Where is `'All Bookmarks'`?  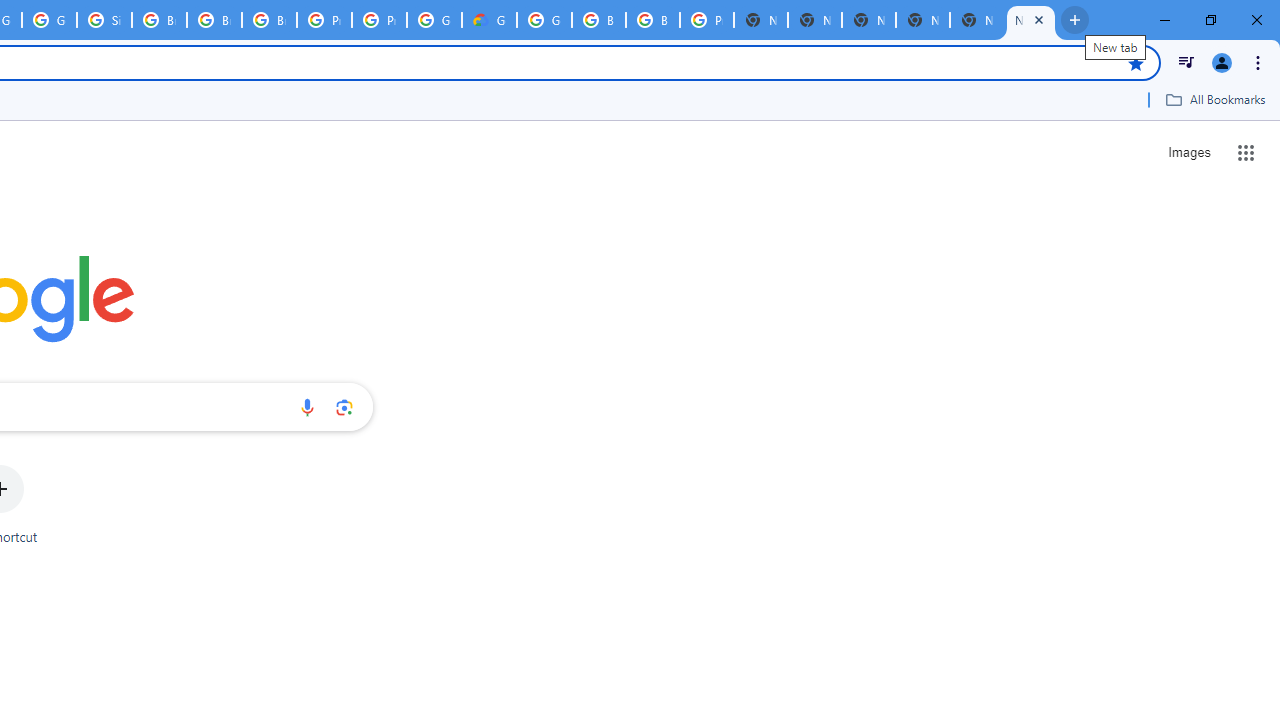 'All Bookmarks' is located at coordinates (1214, 99).